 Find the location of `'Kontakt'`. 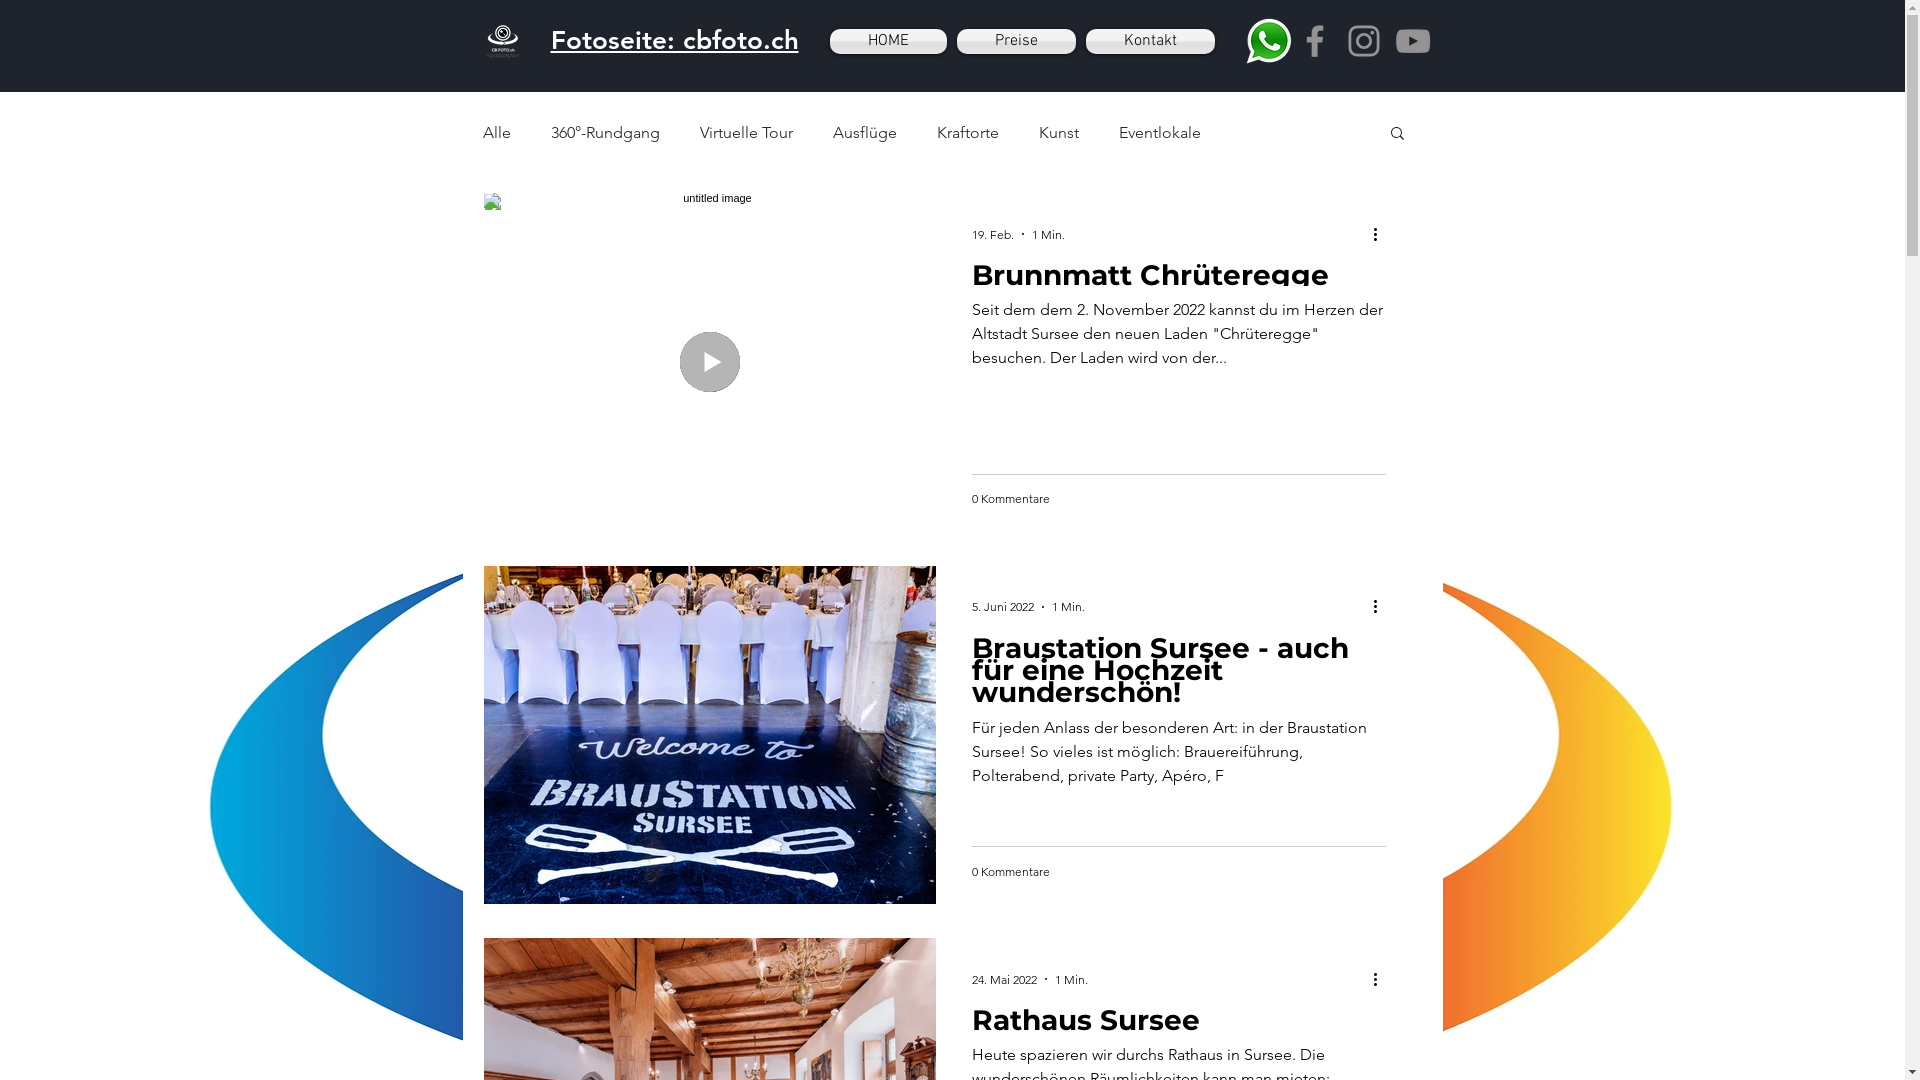

'Kontakt' is located at coordinates (1147, 41).